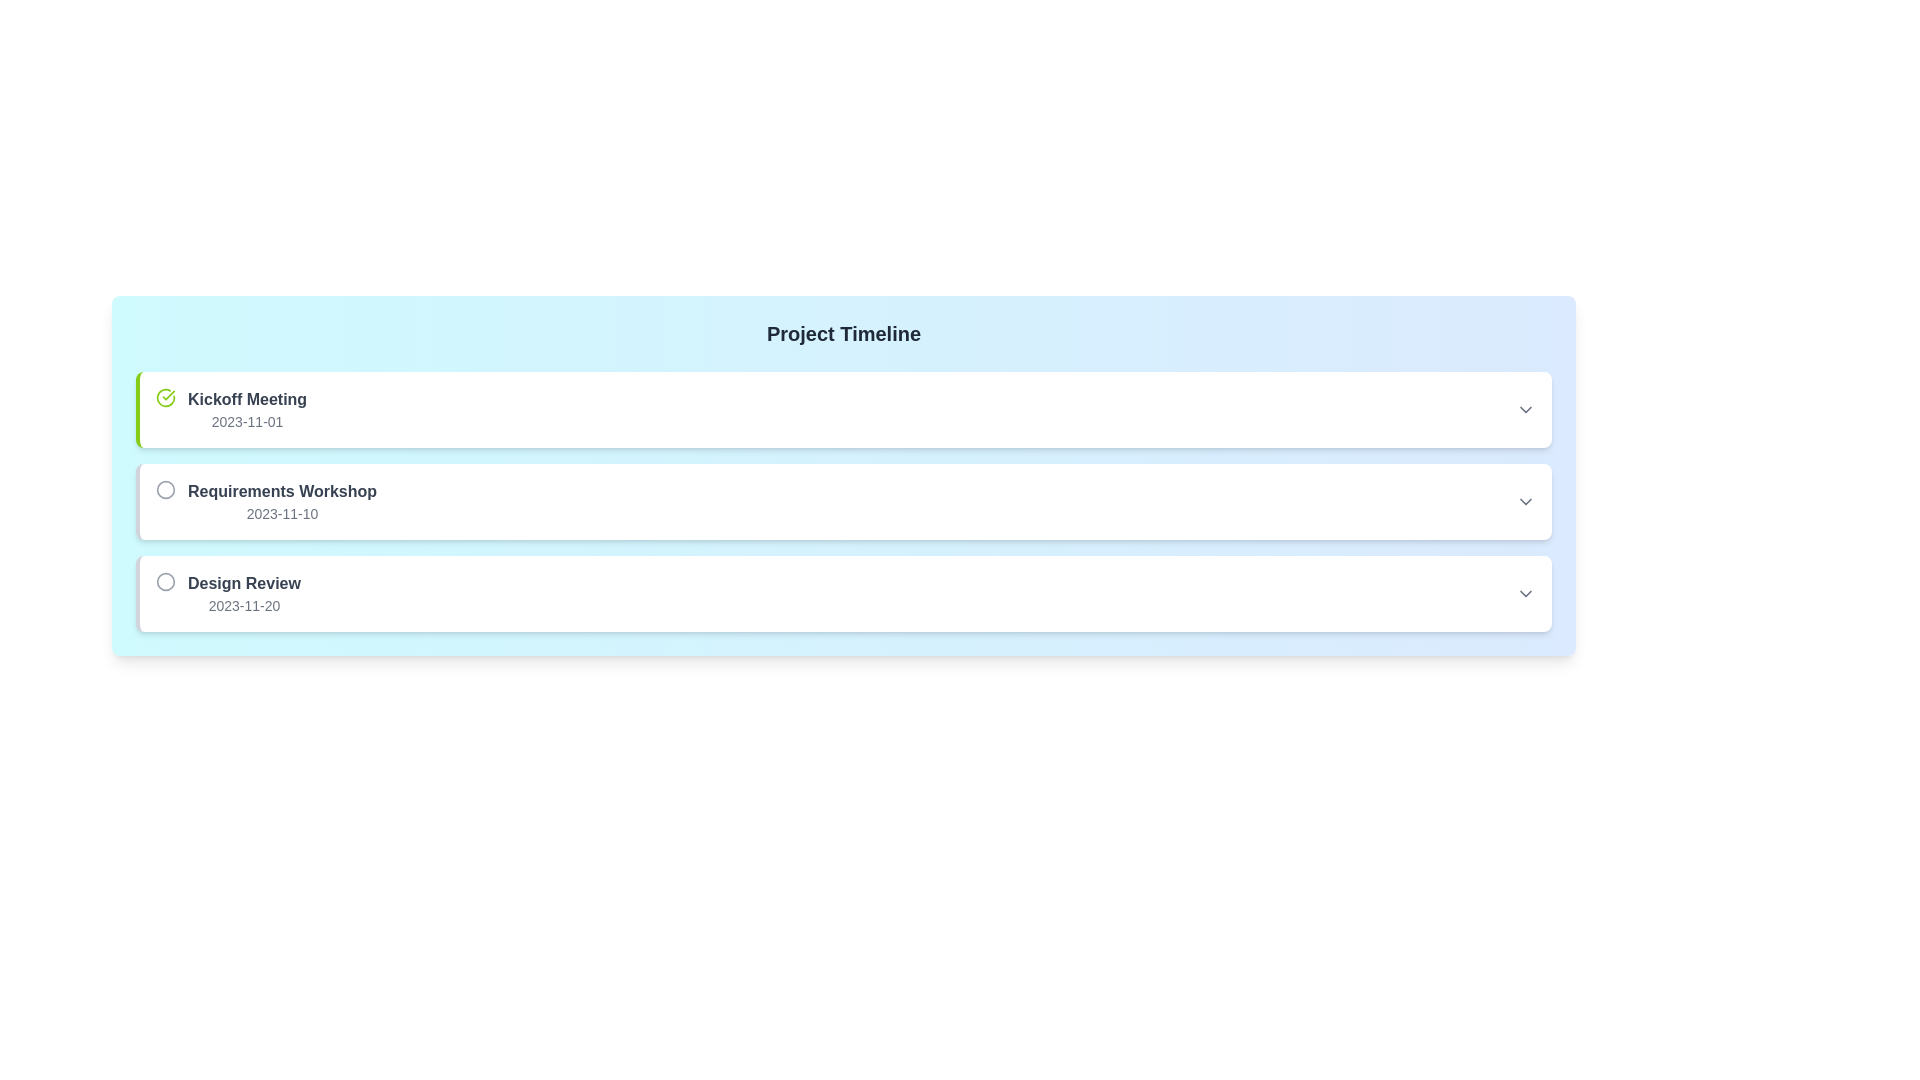 This screenshot has height=1080, width=1920. I want to click on the Text label displaying the title of the timeline entry associated with 'Design Review' dated '2023-11-20', so click(243, 583).